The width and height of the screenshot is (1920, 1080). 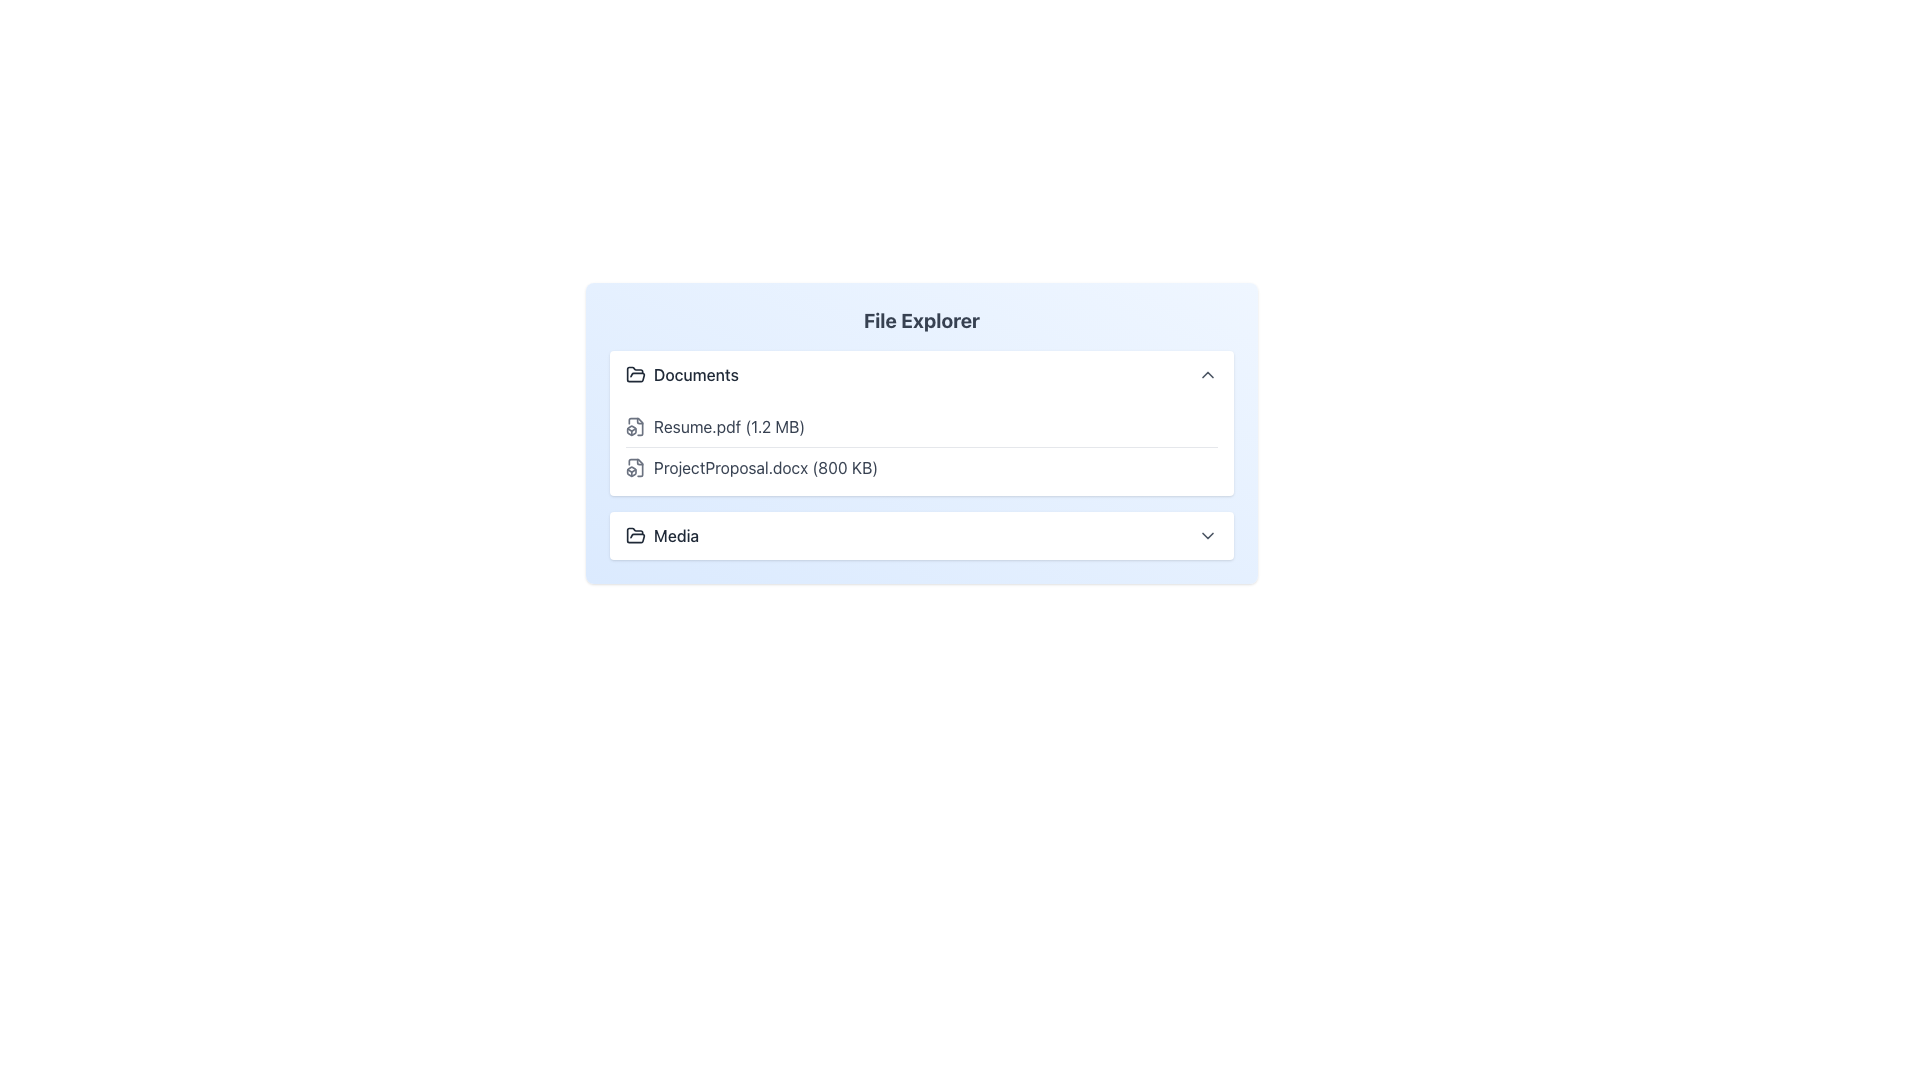 What do you see at coordinates (715, 426) in the screenshot?
I see `the file entry row displaying 'Resume.pdf' (1.2 MB) in the Documents section` at bounding box center [715, 426].